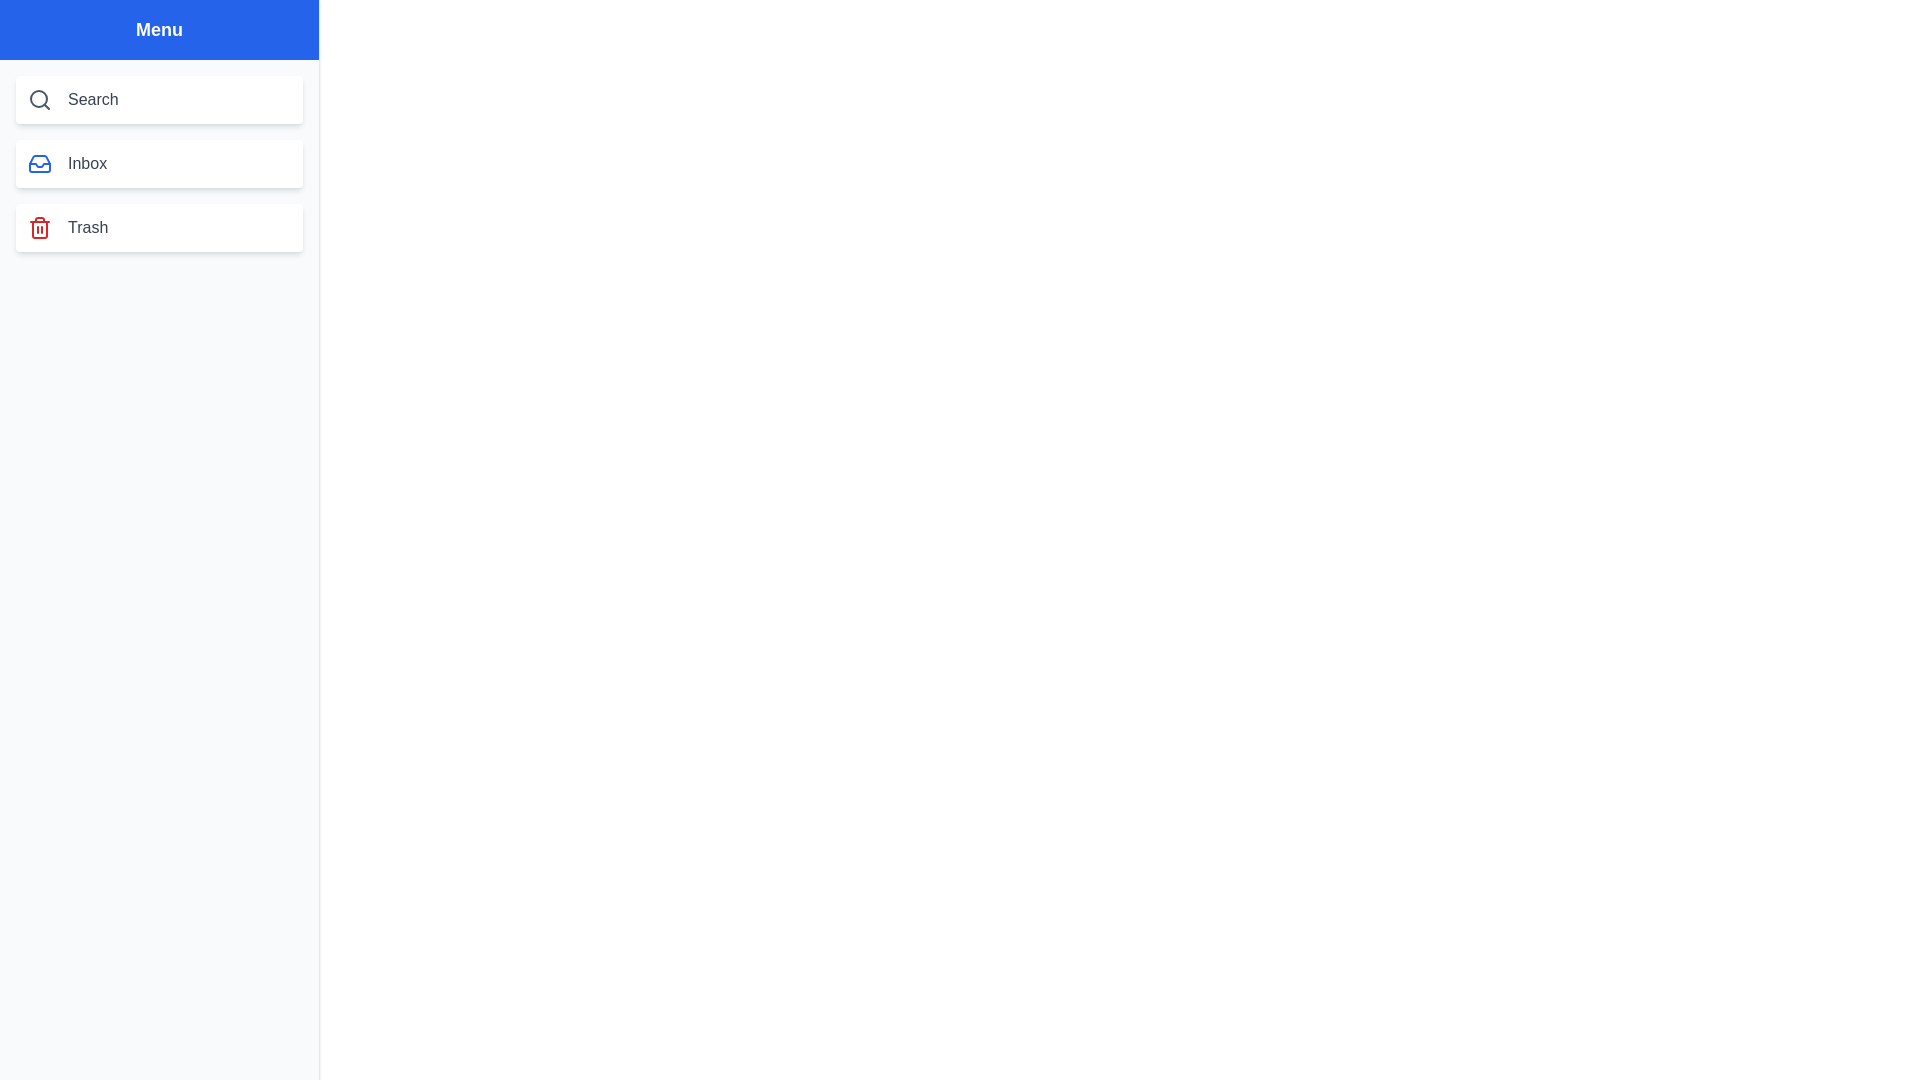 This screenshot has height=1080, width=1920. Describe the element at coordinates (39, 39) in the screenshot. I see `button in the top-left corner to toggle the drawer` at that location.